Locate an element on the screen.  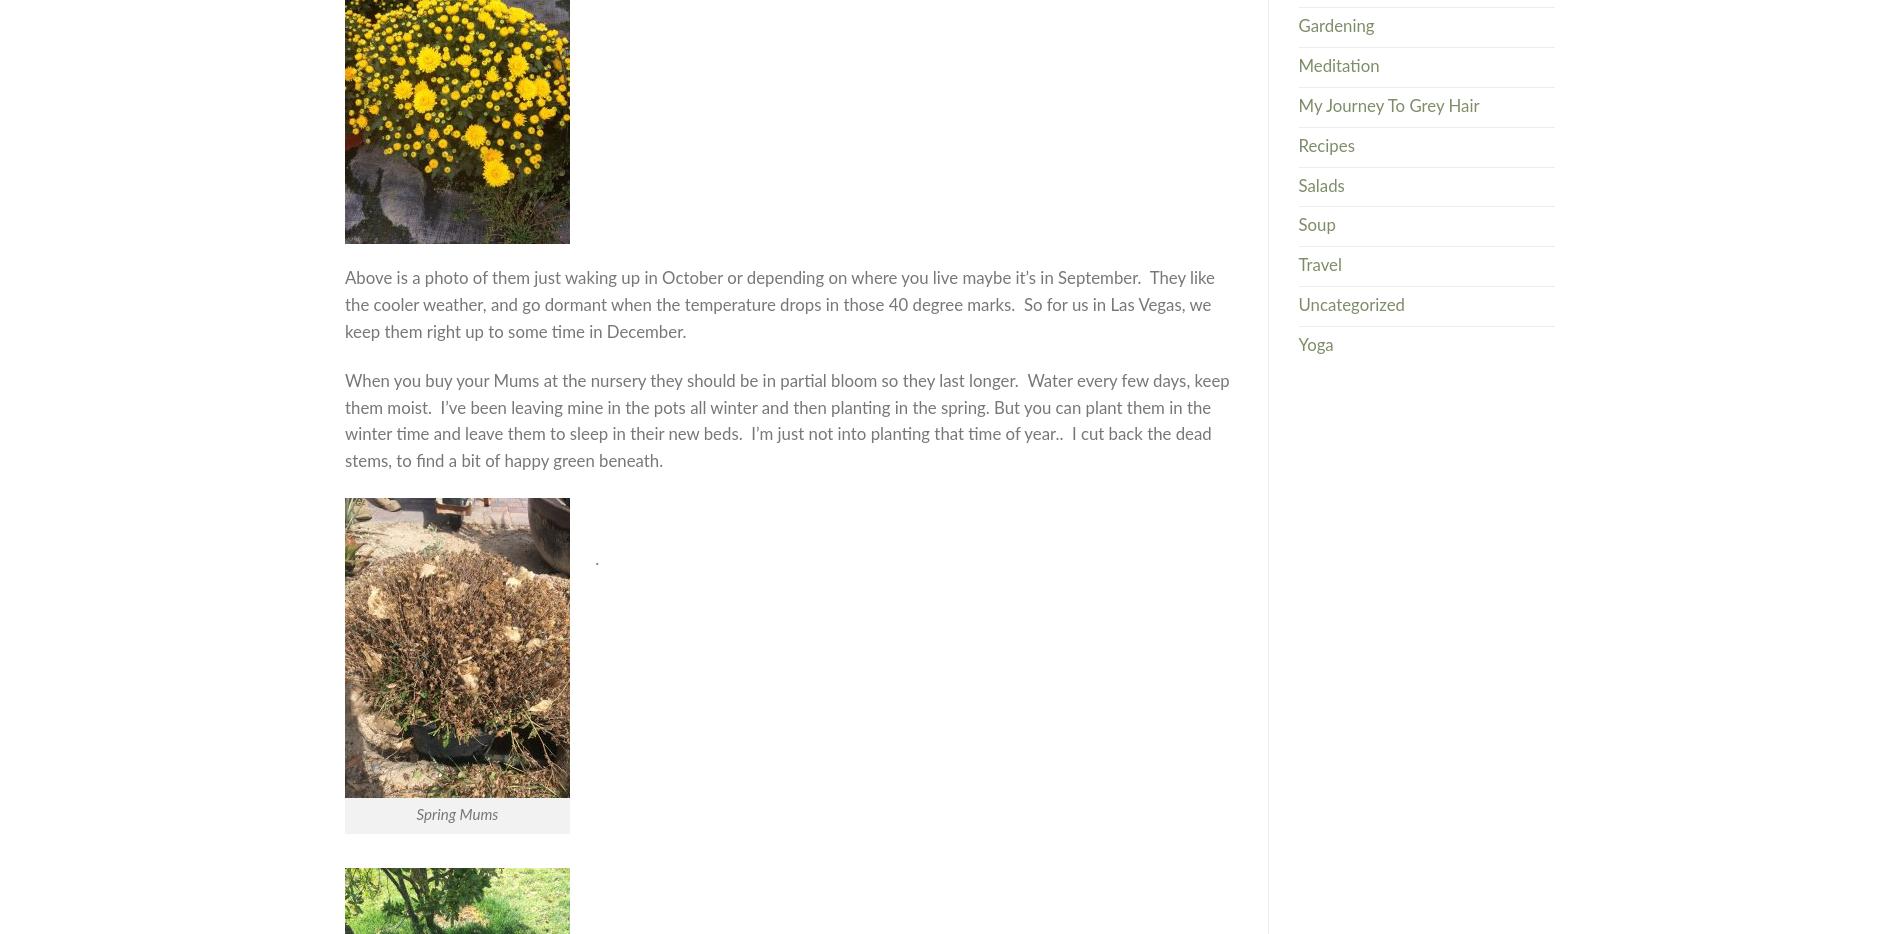
'Travel' is located at coordinates (1318, 265).